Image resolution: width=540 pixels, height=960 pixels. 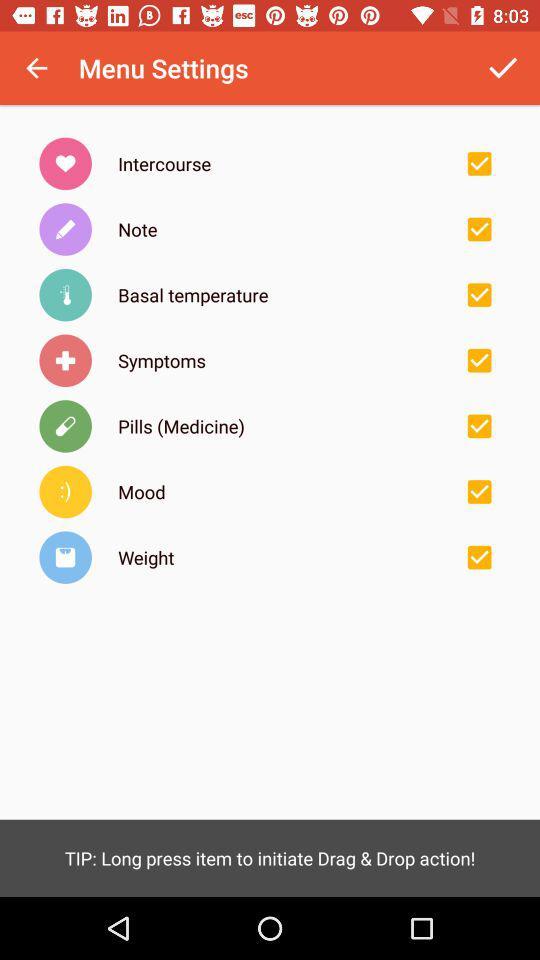 What do you see at coordinates (478, 426) in the screenshot?
I see `click pills` at bounding box center [478, 426].